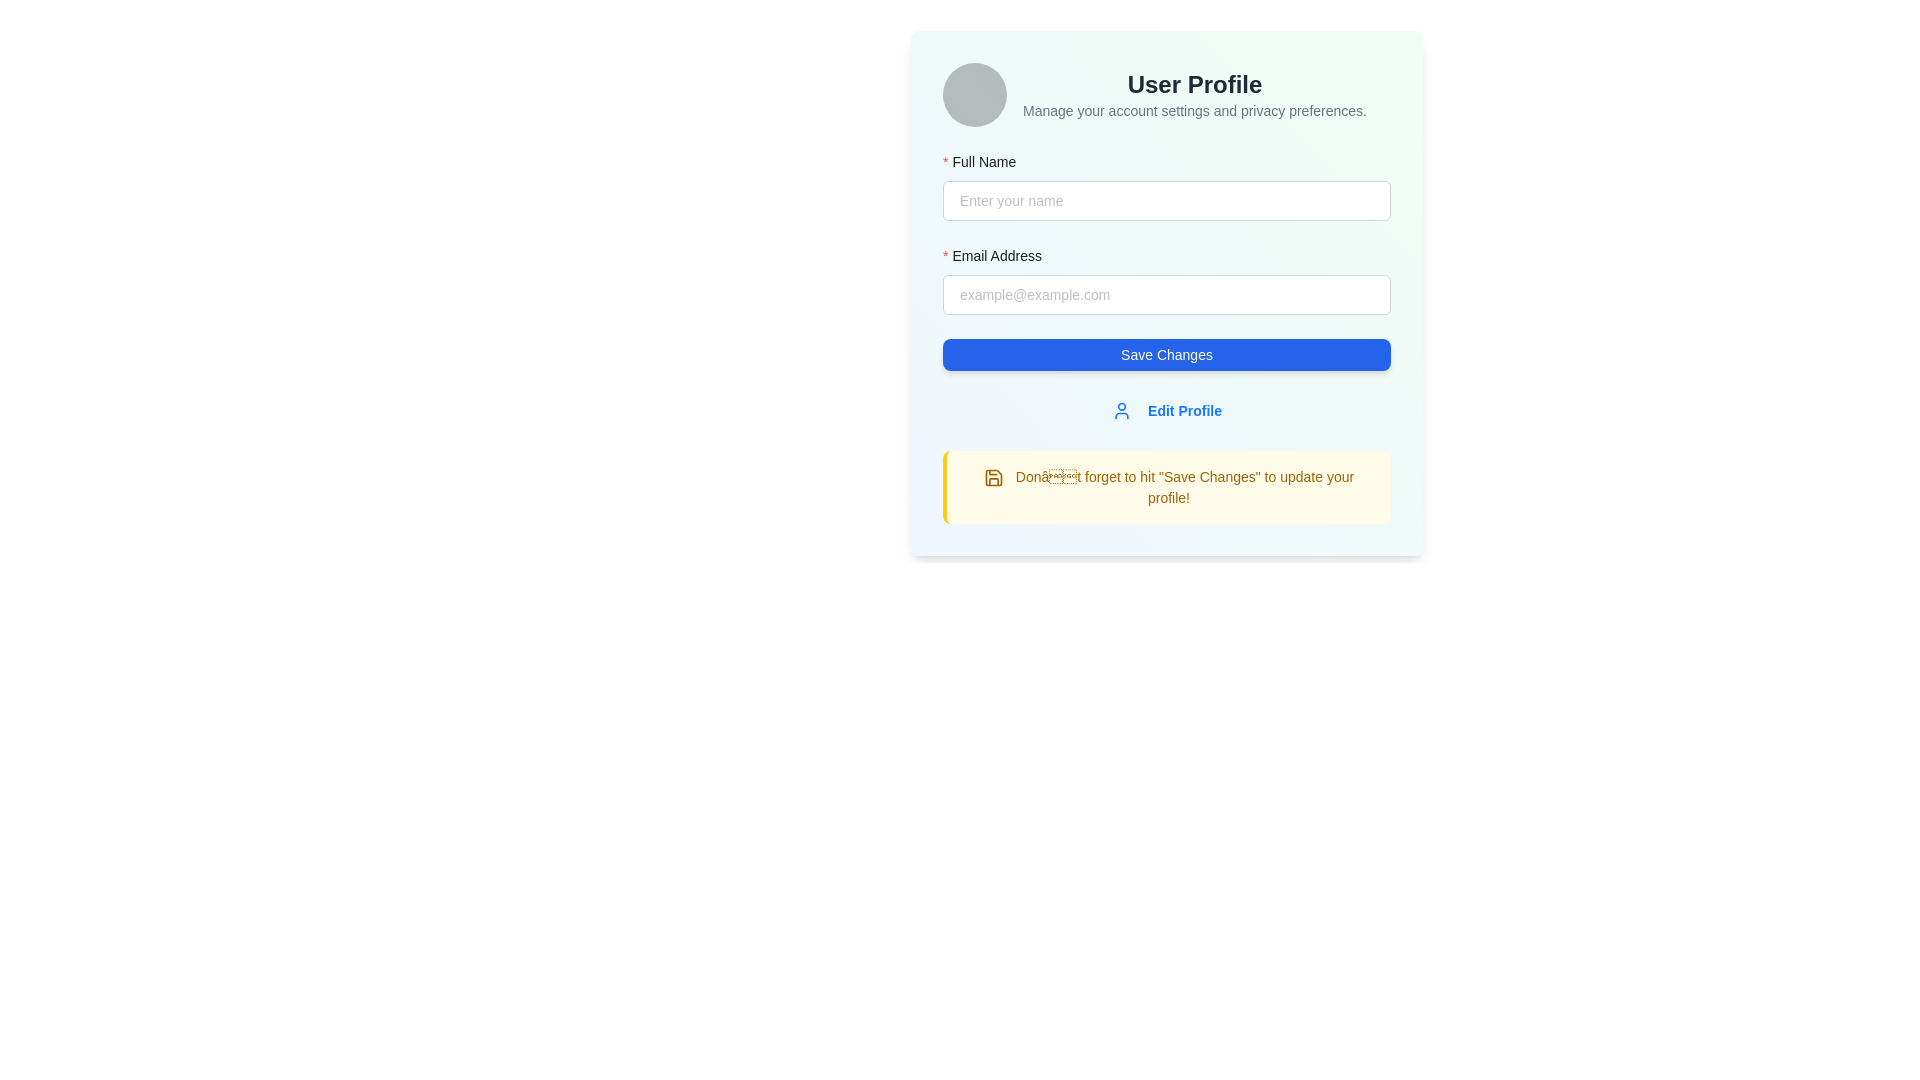  What do you see at coordinates (1166, 294) in the screenshot?
I see `the text input field styled with a rectangular border and placeholder 'example@example.com', located beneath the 'Email Address' label in the 'User Profile' section, to enable text entry` at bounding box center [1166, 294].